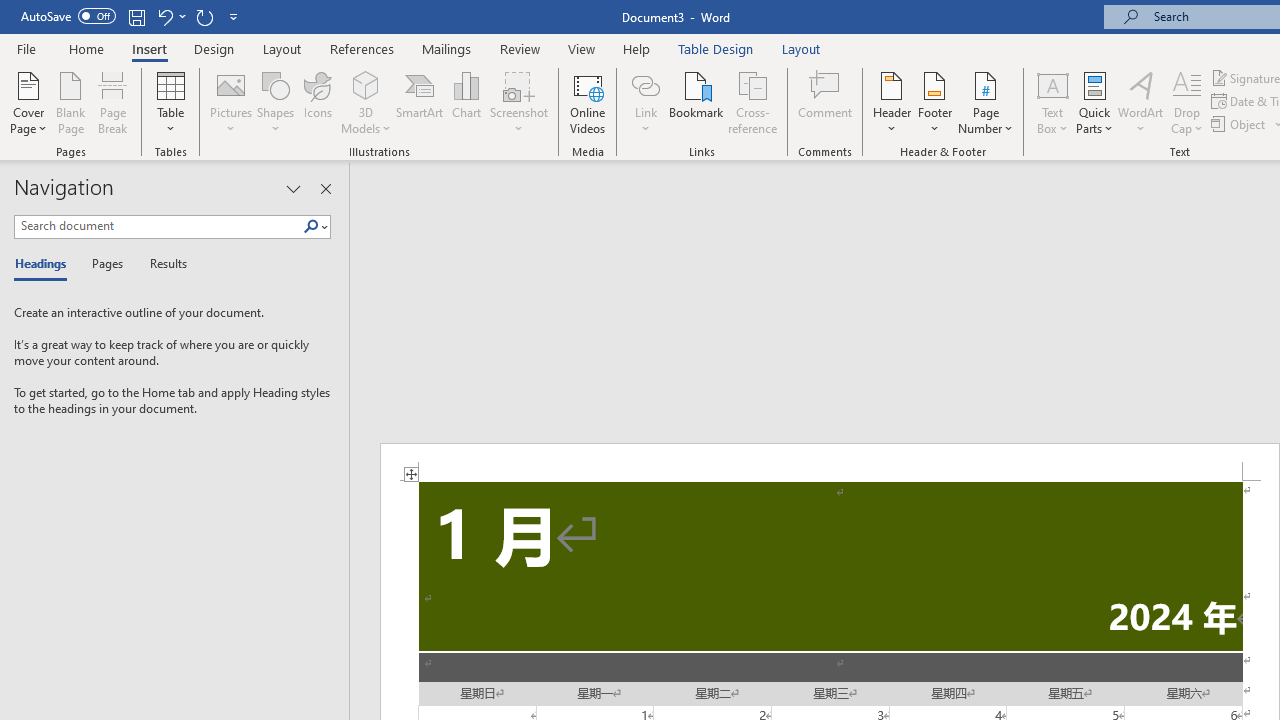 The image size is (1280, 720). I want to click on 'Cross-reference...', so click(751, 103).